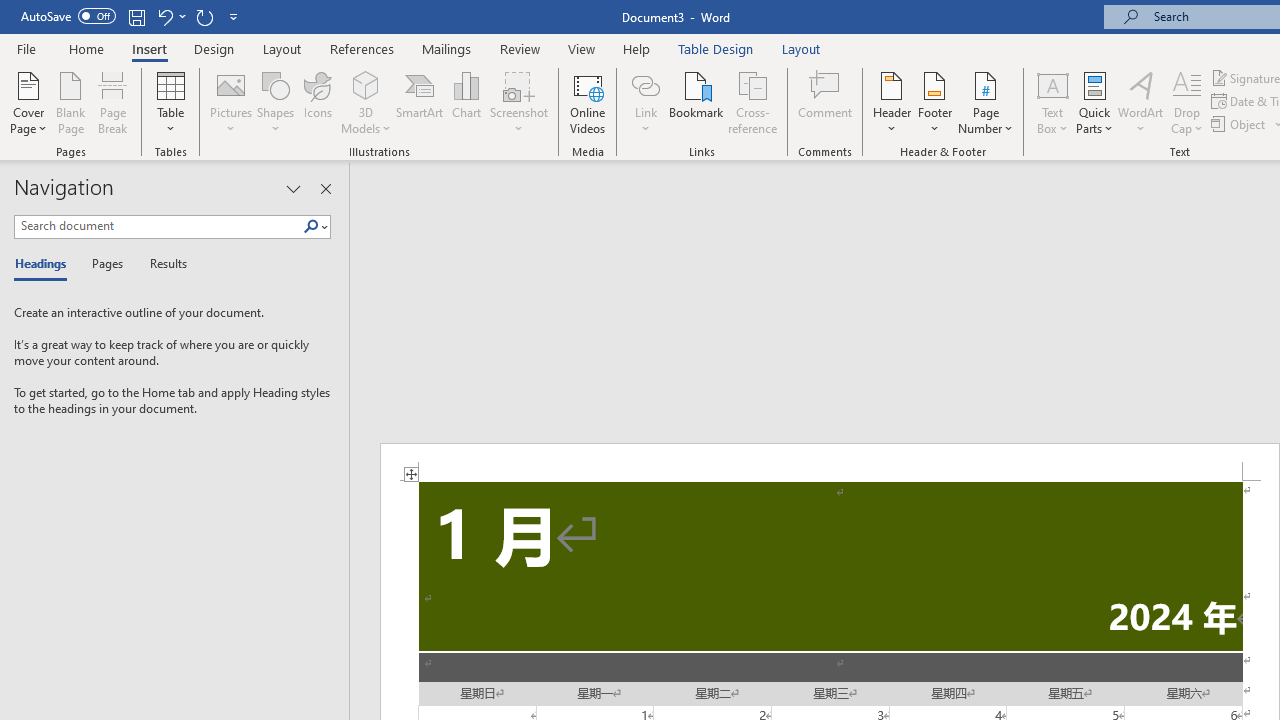 The image size is (1280, 720). I want to click on 'Cross-reference...', so click(751, 103).